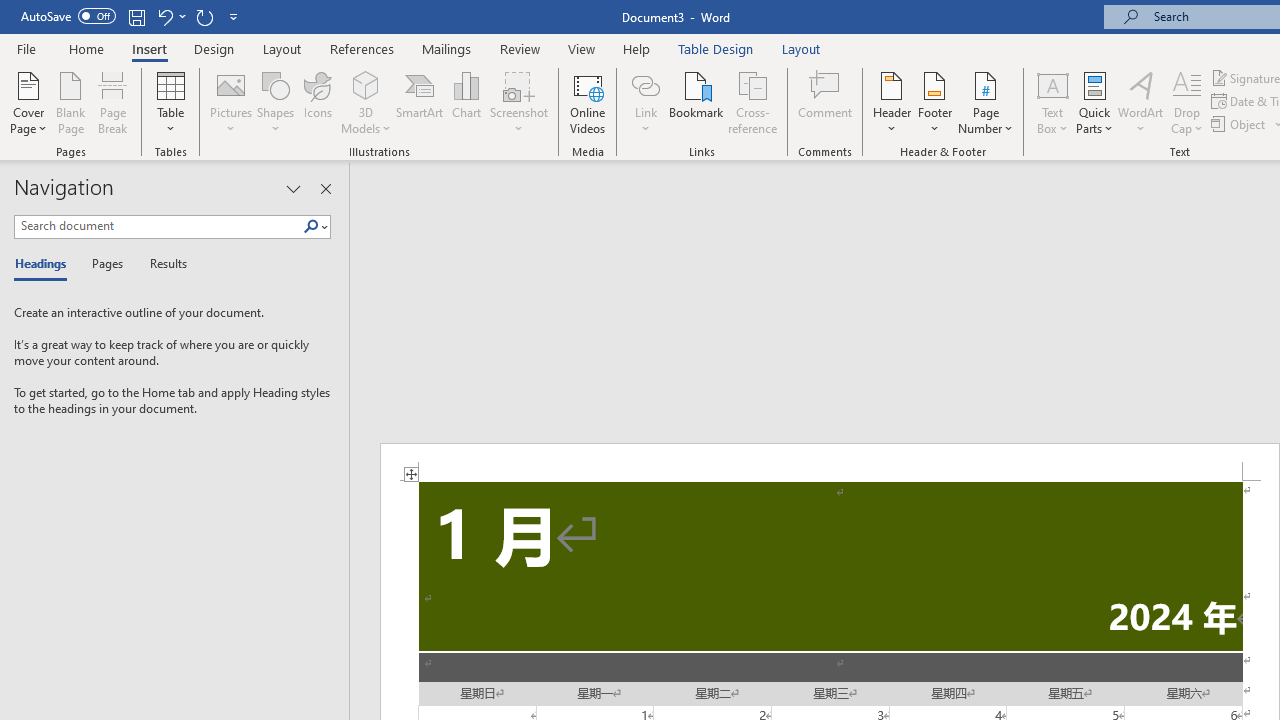 The image size is (1280, 720). I want to click on 'Cross-reference...', so click(751, 103).